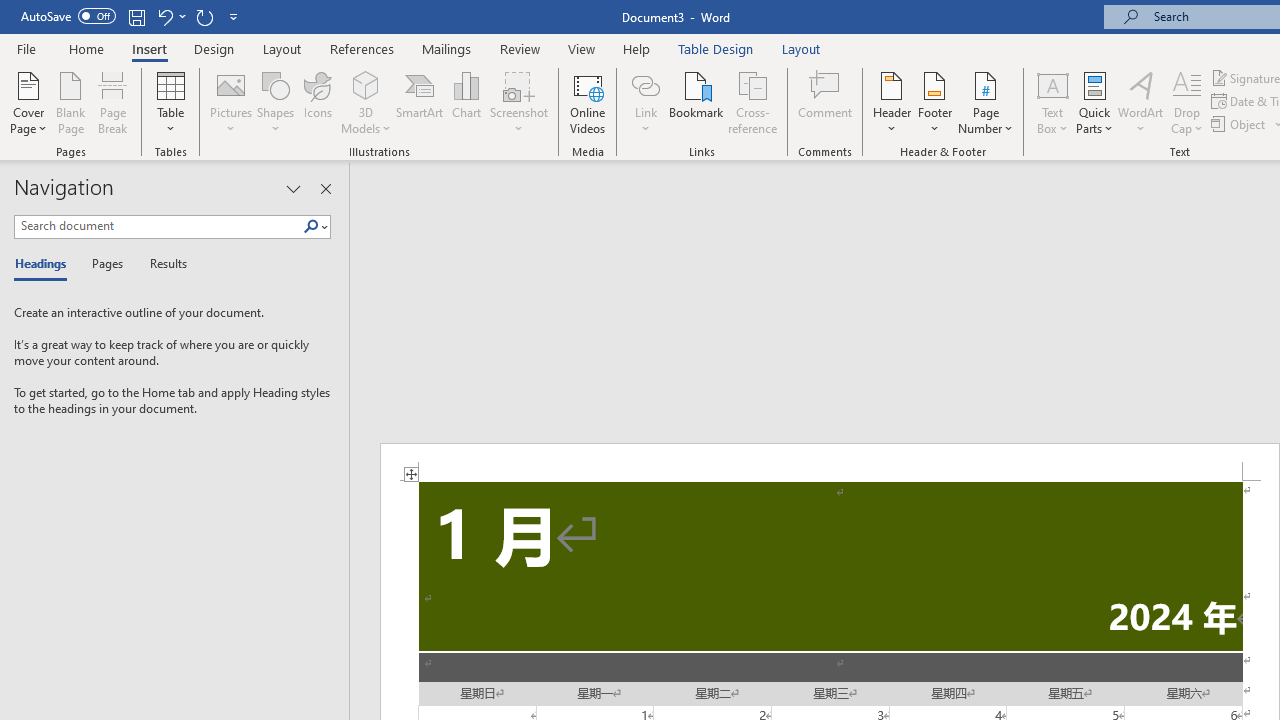 The image size is (1280, 720). I want to click on 'Cross-reference...', so click(751, 103).